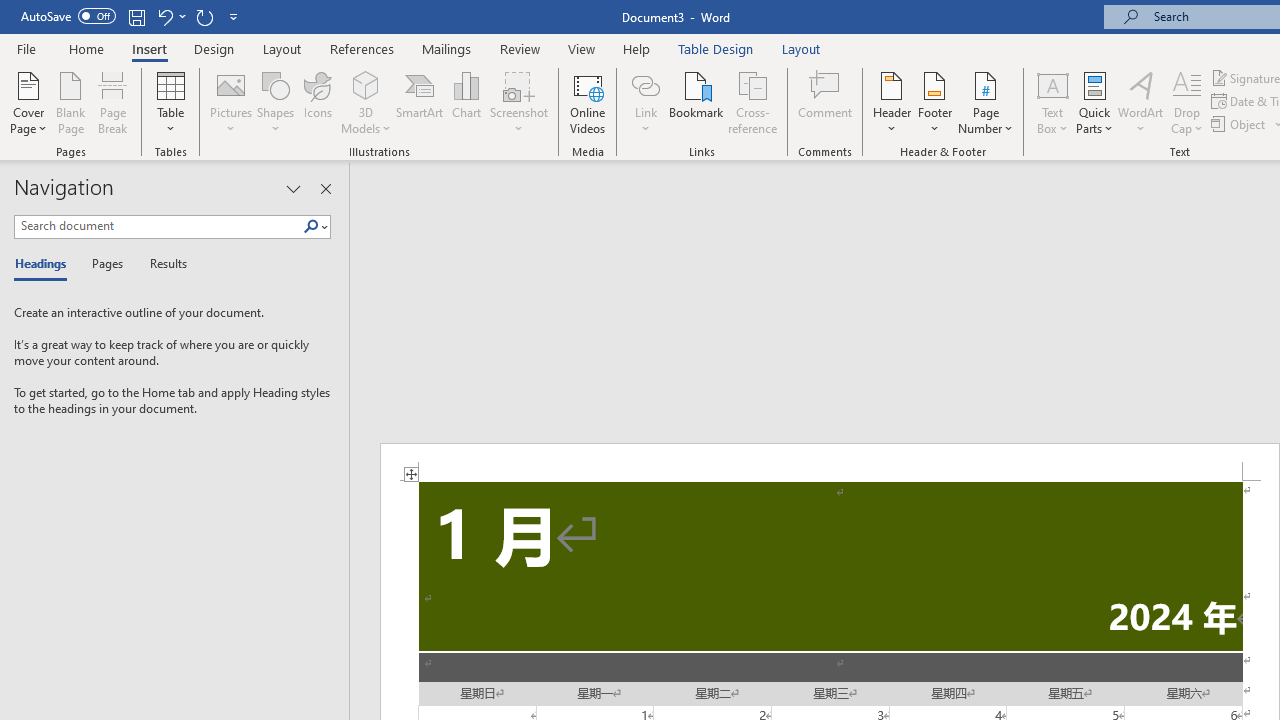 The image size is (1280, 720). I want to click on 'Cross-reference...', so click(751, 103).